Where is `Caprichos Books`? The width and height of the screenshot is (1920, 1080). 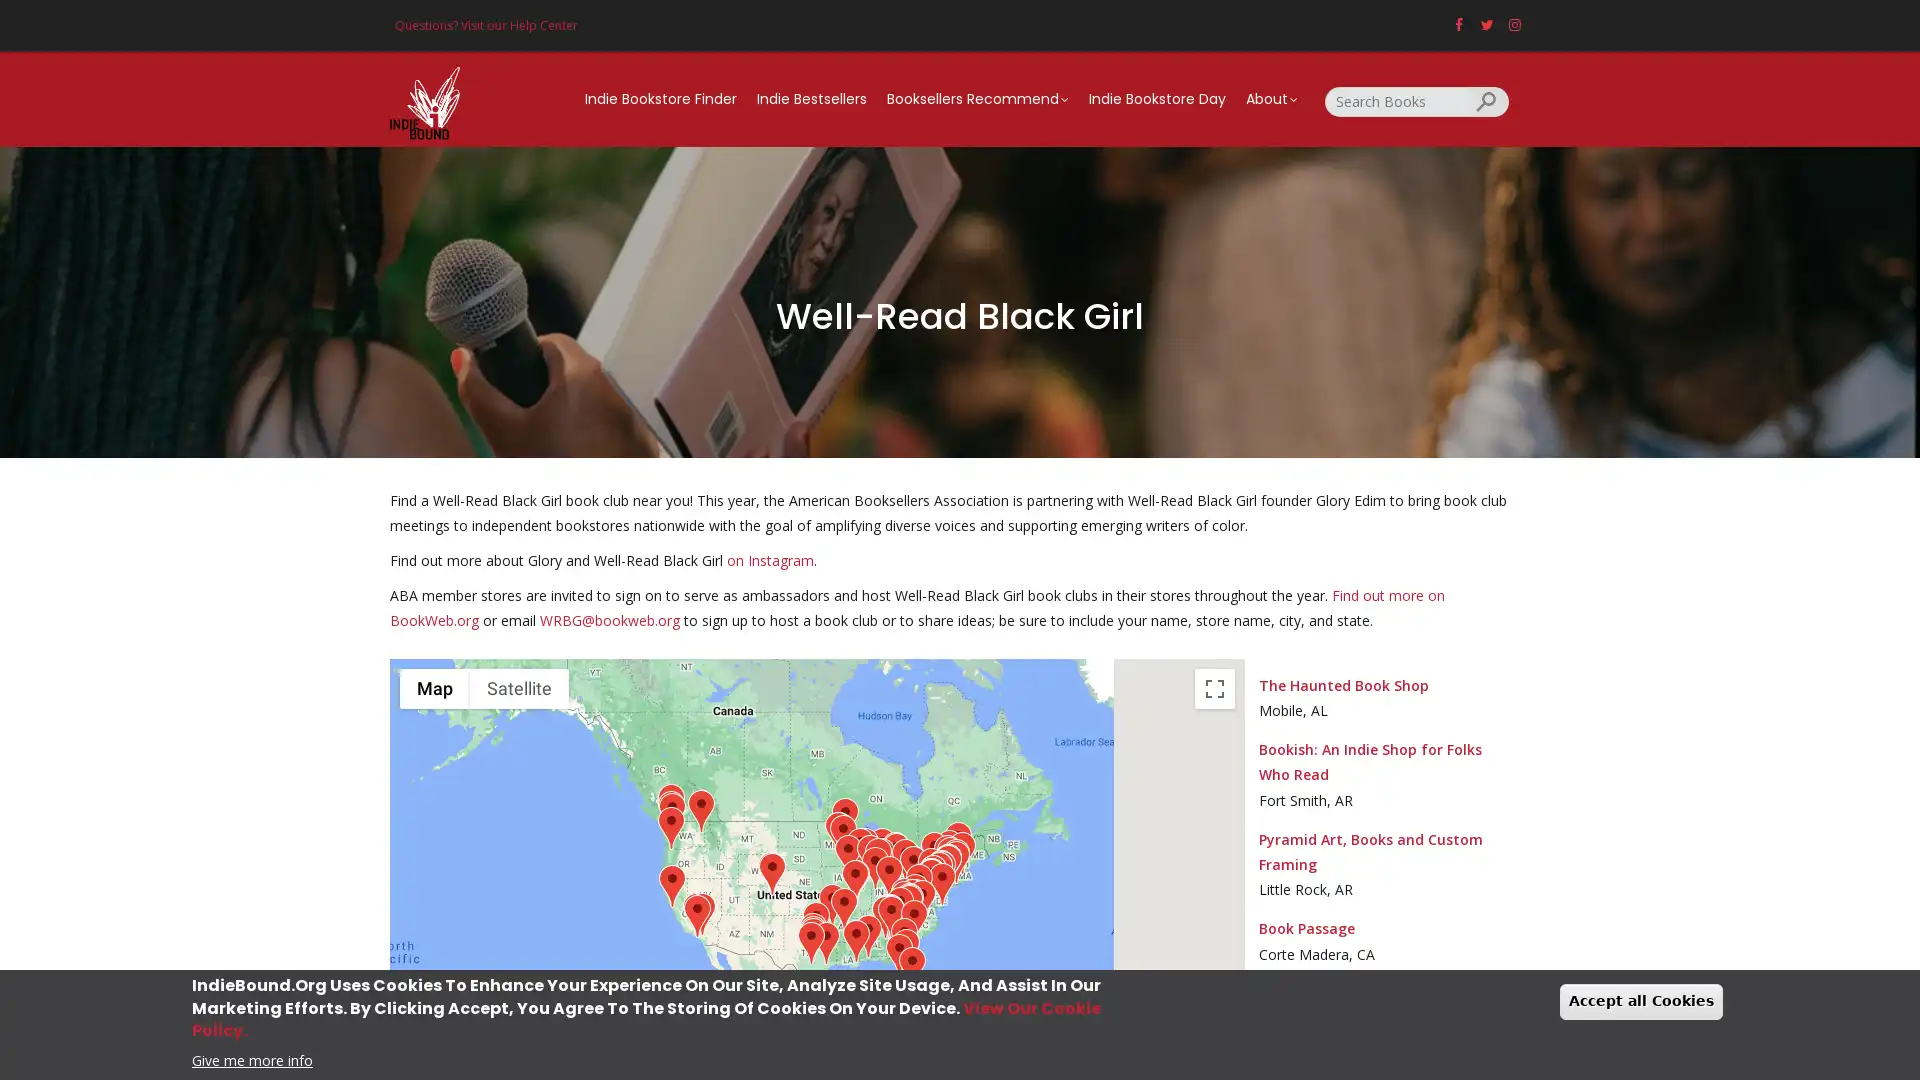
Caprichos Books is located at coordinates (940, 882).